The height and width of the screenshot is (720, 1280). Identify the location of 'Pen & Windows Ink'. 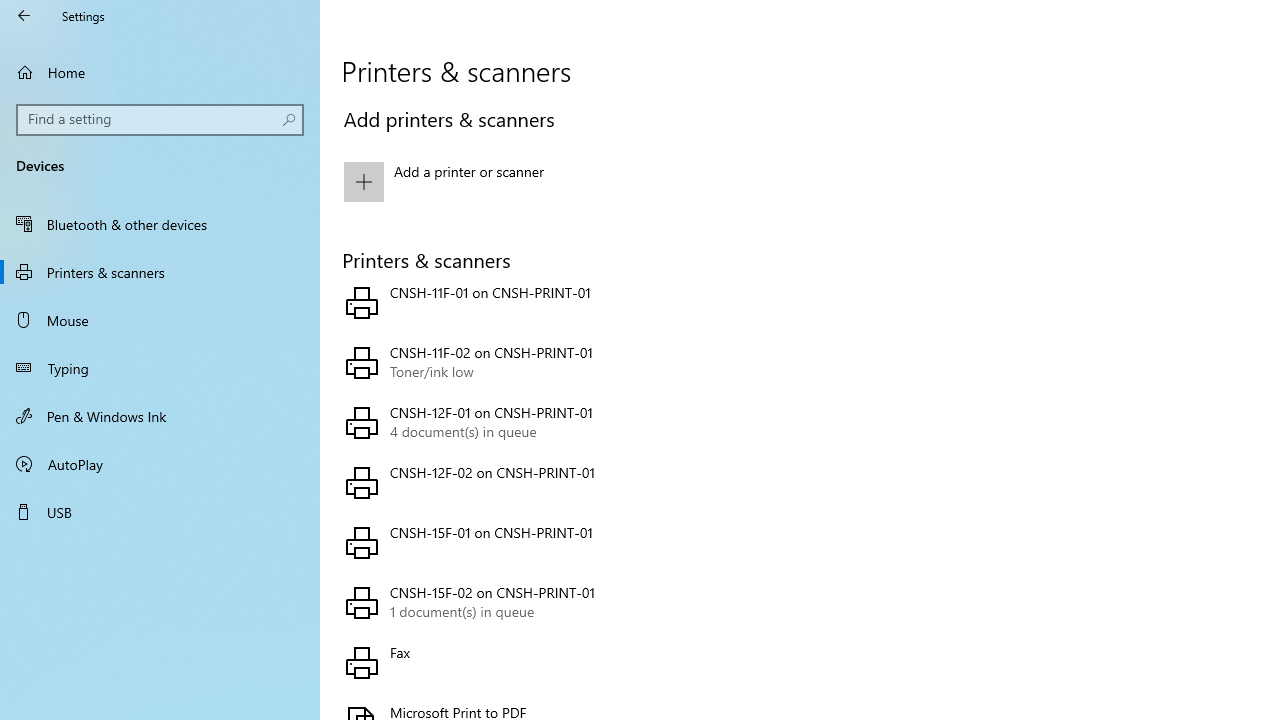
(160, 414).